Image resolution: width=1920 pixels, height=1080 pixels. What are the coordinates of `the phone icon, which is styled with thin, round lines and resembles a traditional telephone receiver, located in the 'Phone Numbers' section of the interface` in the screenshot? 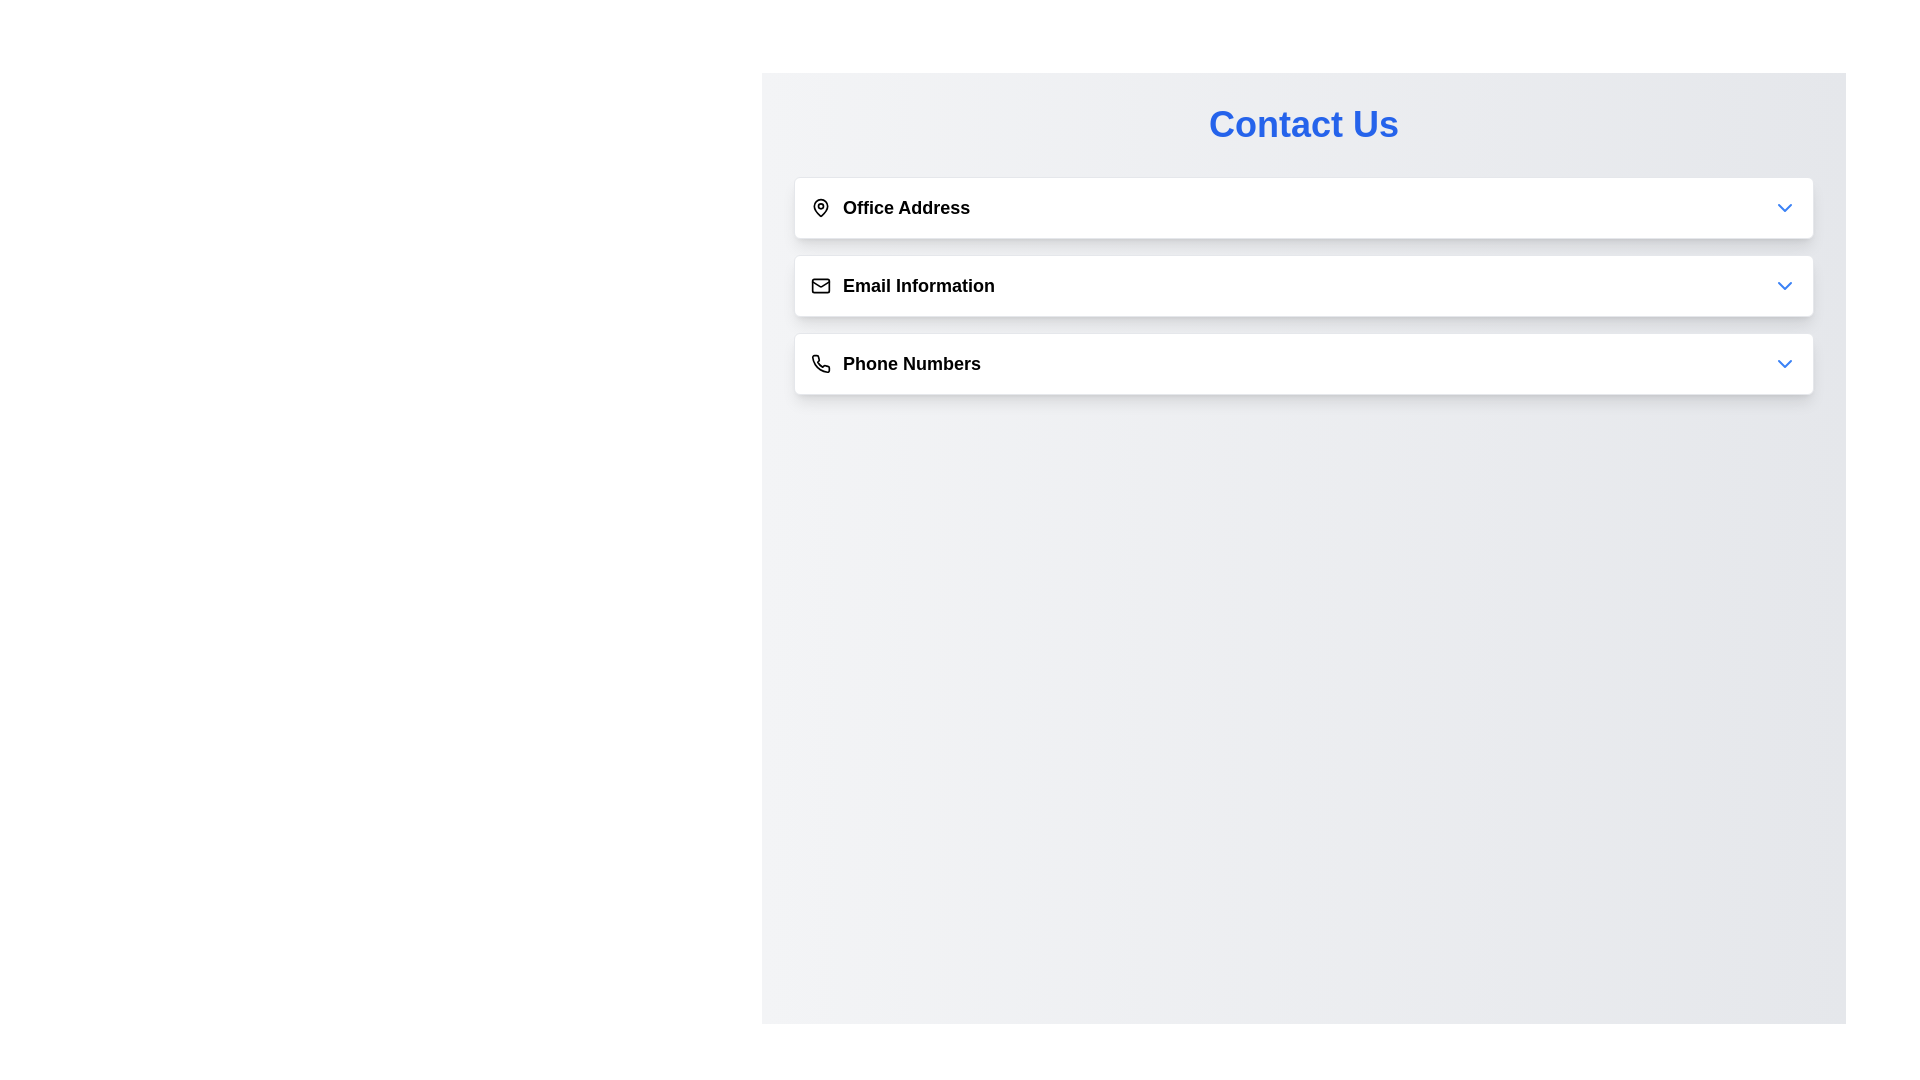 It's located at (820, 363).